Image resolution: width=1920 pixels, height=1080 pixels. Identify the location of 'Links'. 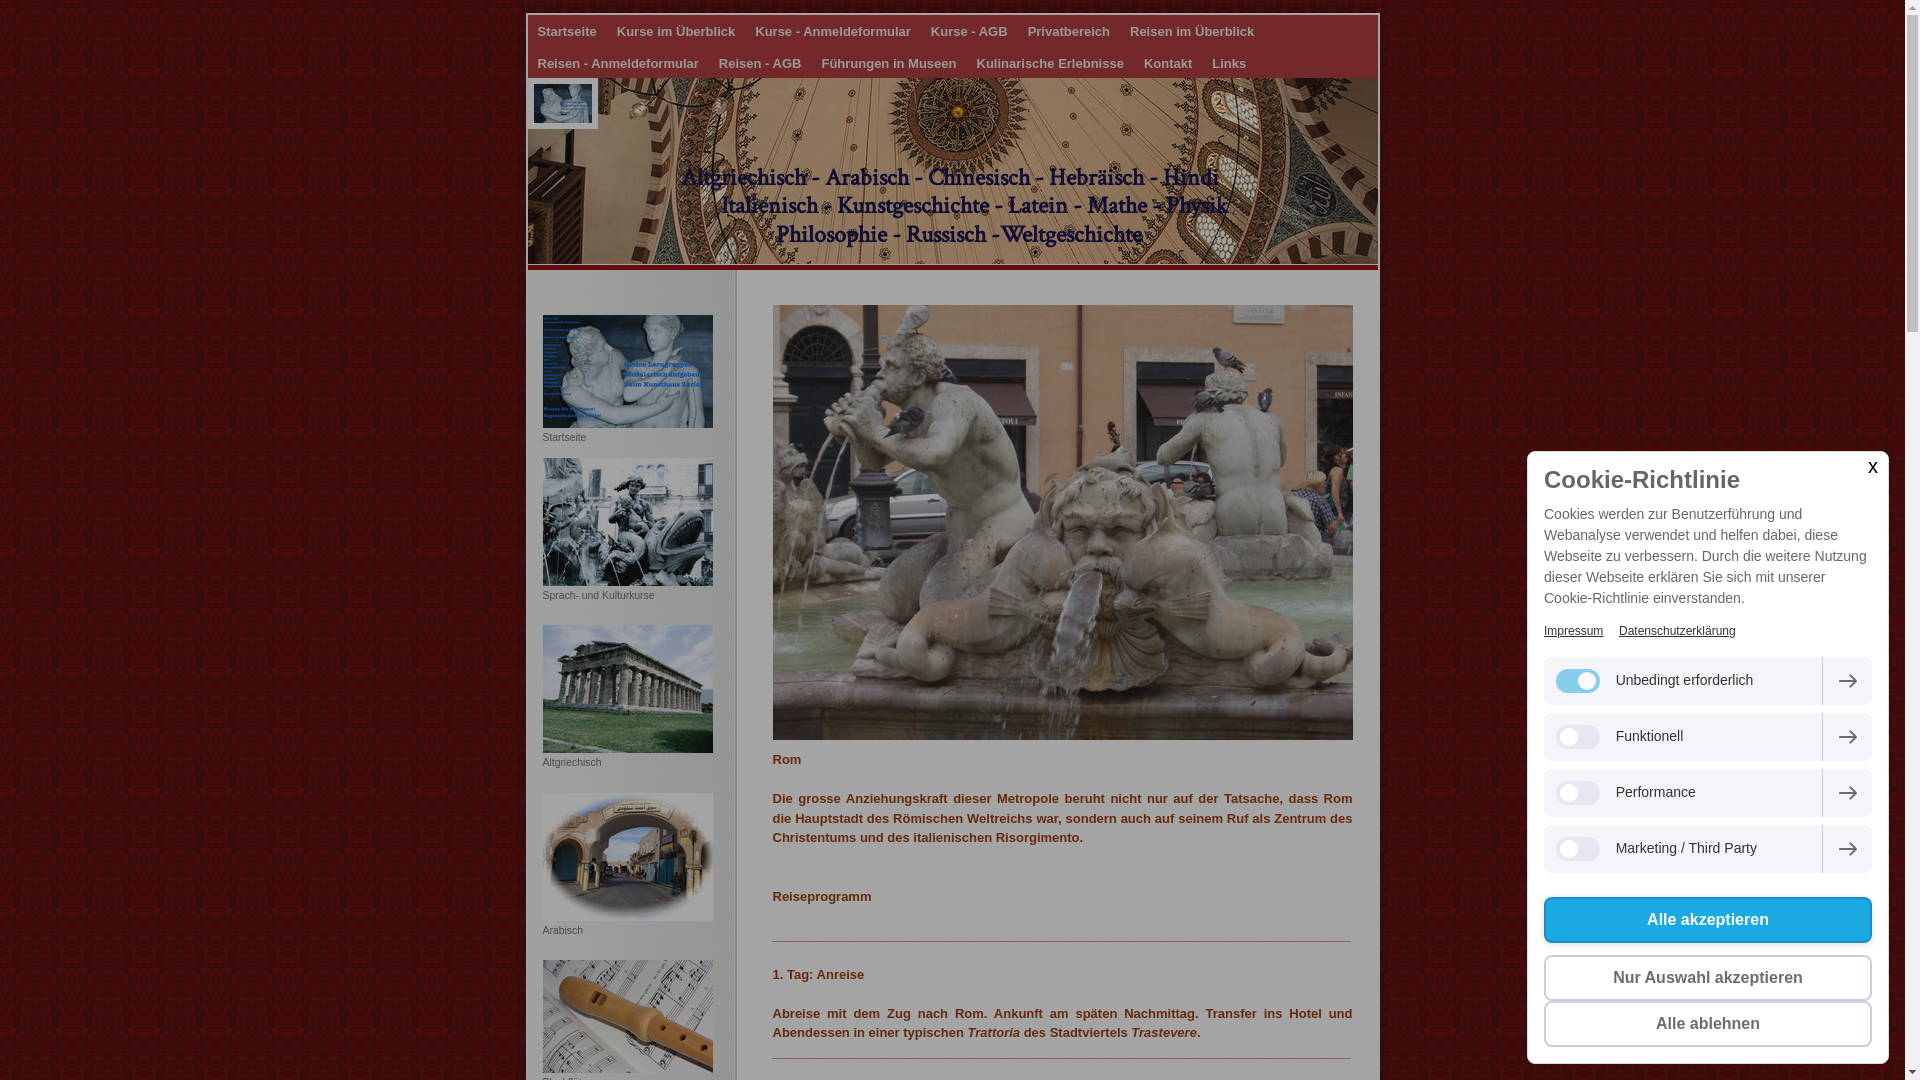
(1227, 61).